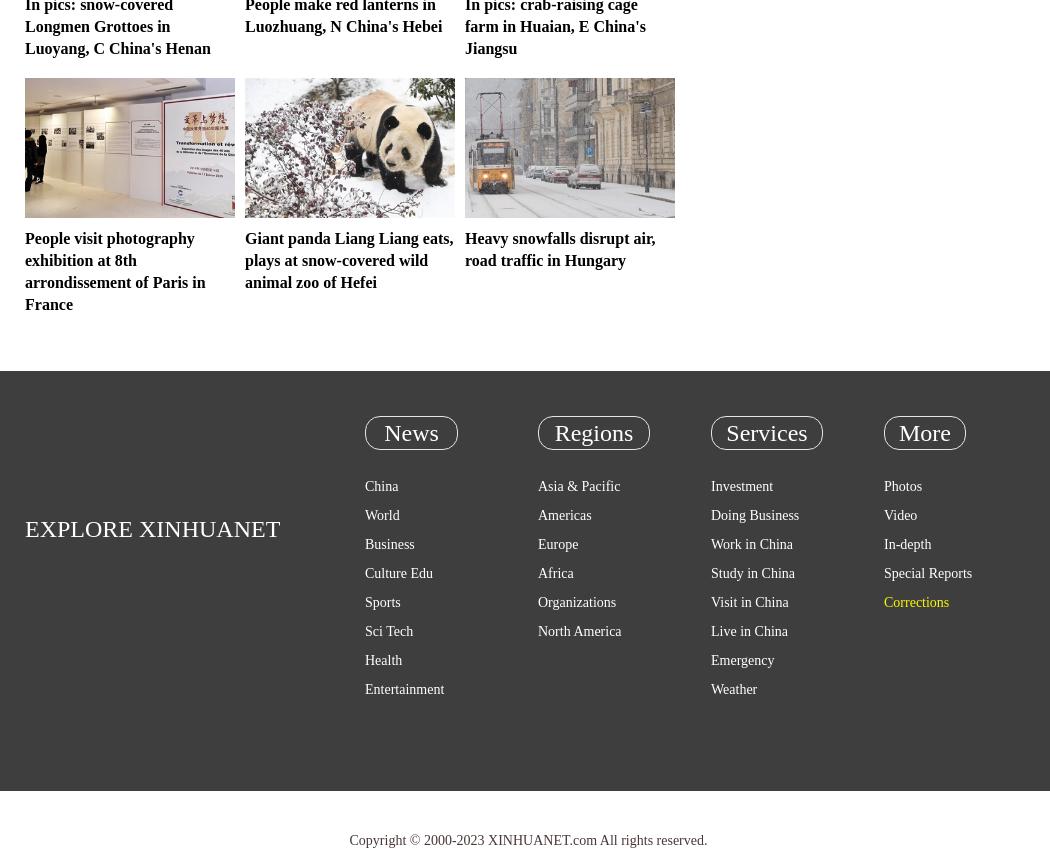 The width and height of the screenshot is (1050, 864). Describe the element at coordinates (348, 260) in the screenshot. I see `'Giant panda Liang Liang eats, plays at snow-covered wild animal zoo of Hefei'` at that location.